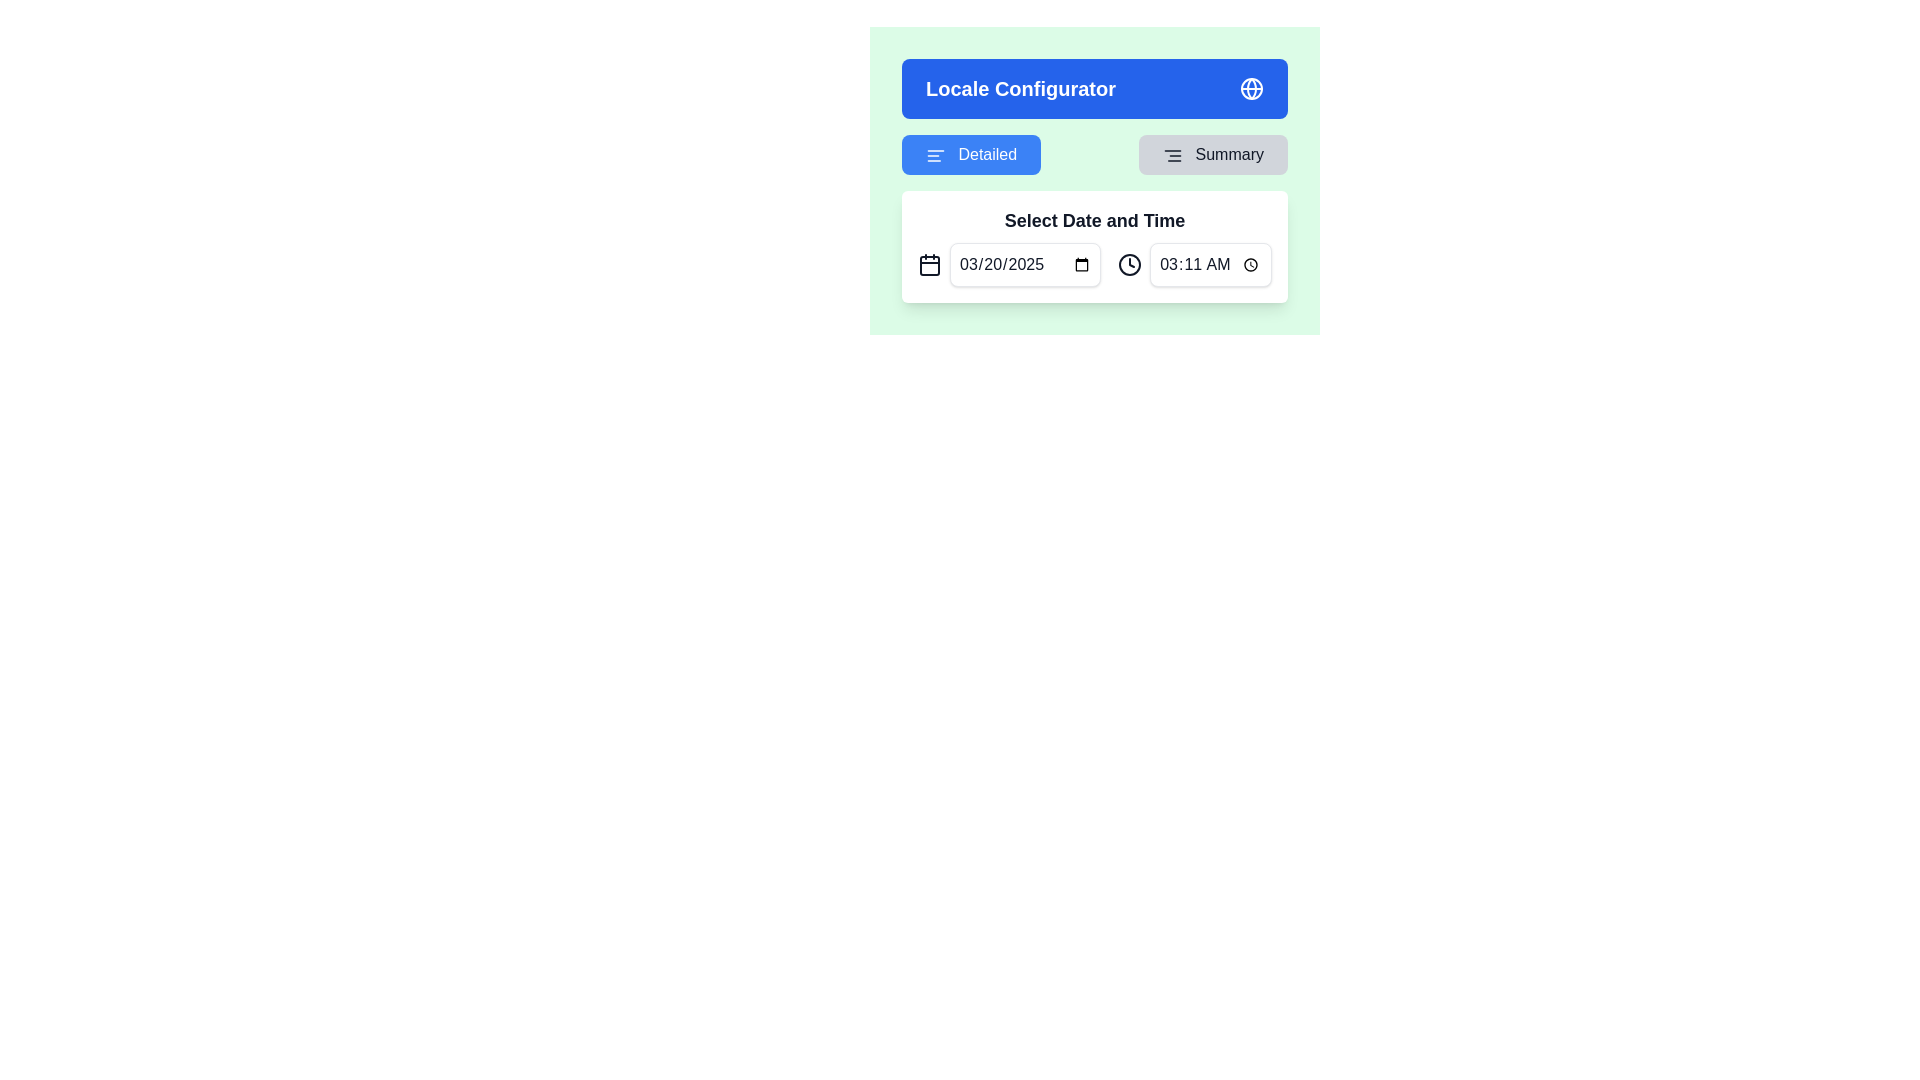 The width and height of the screenshot is (1920, 1080). What do you see at coordinates (1093, 220) in the screenshot?
I see `the bold text label 'Select Date and Time' located under the 'Locale Configurator' section, which is positioned above the date and time input fields` at bounding box center [1093, 220].